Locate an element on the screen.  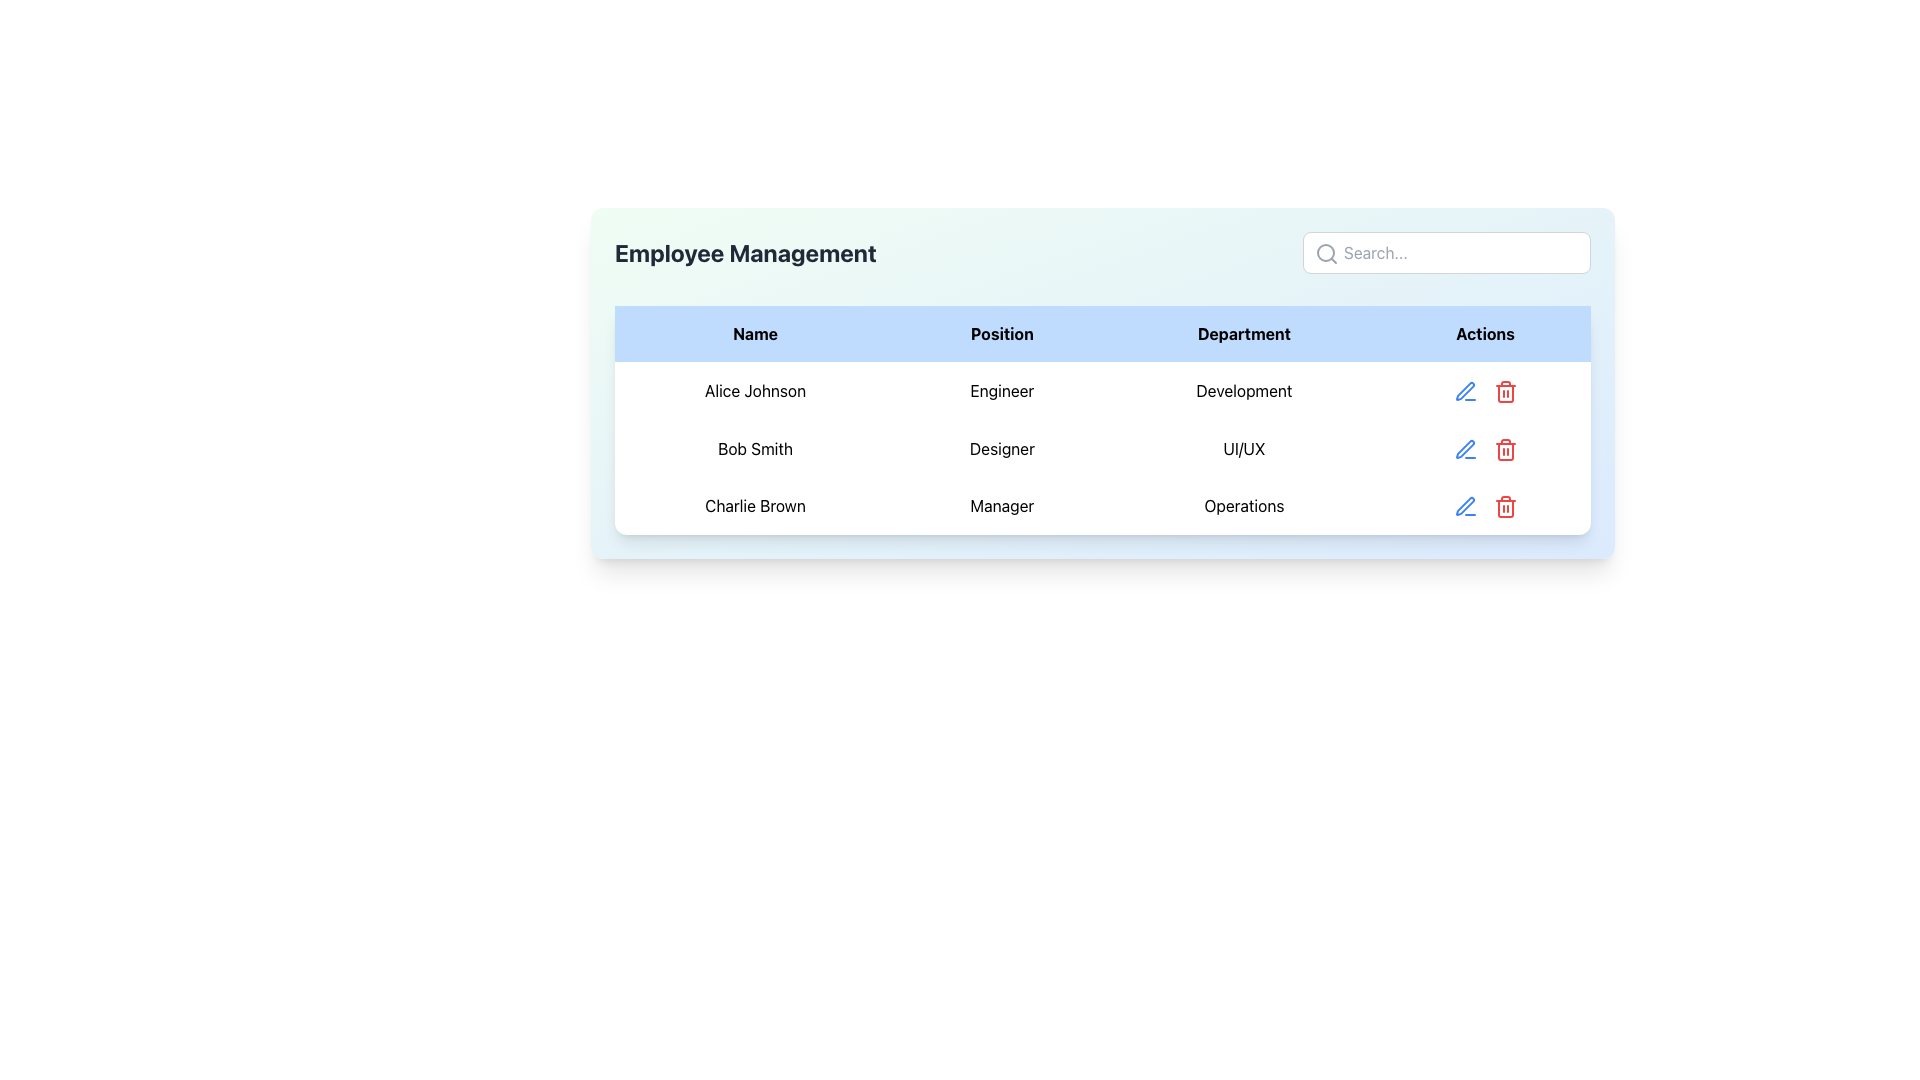
bold text label 'Employee Management' which is prominently displayed on a light background near the top of the interface is located at coordinates (744, 252).